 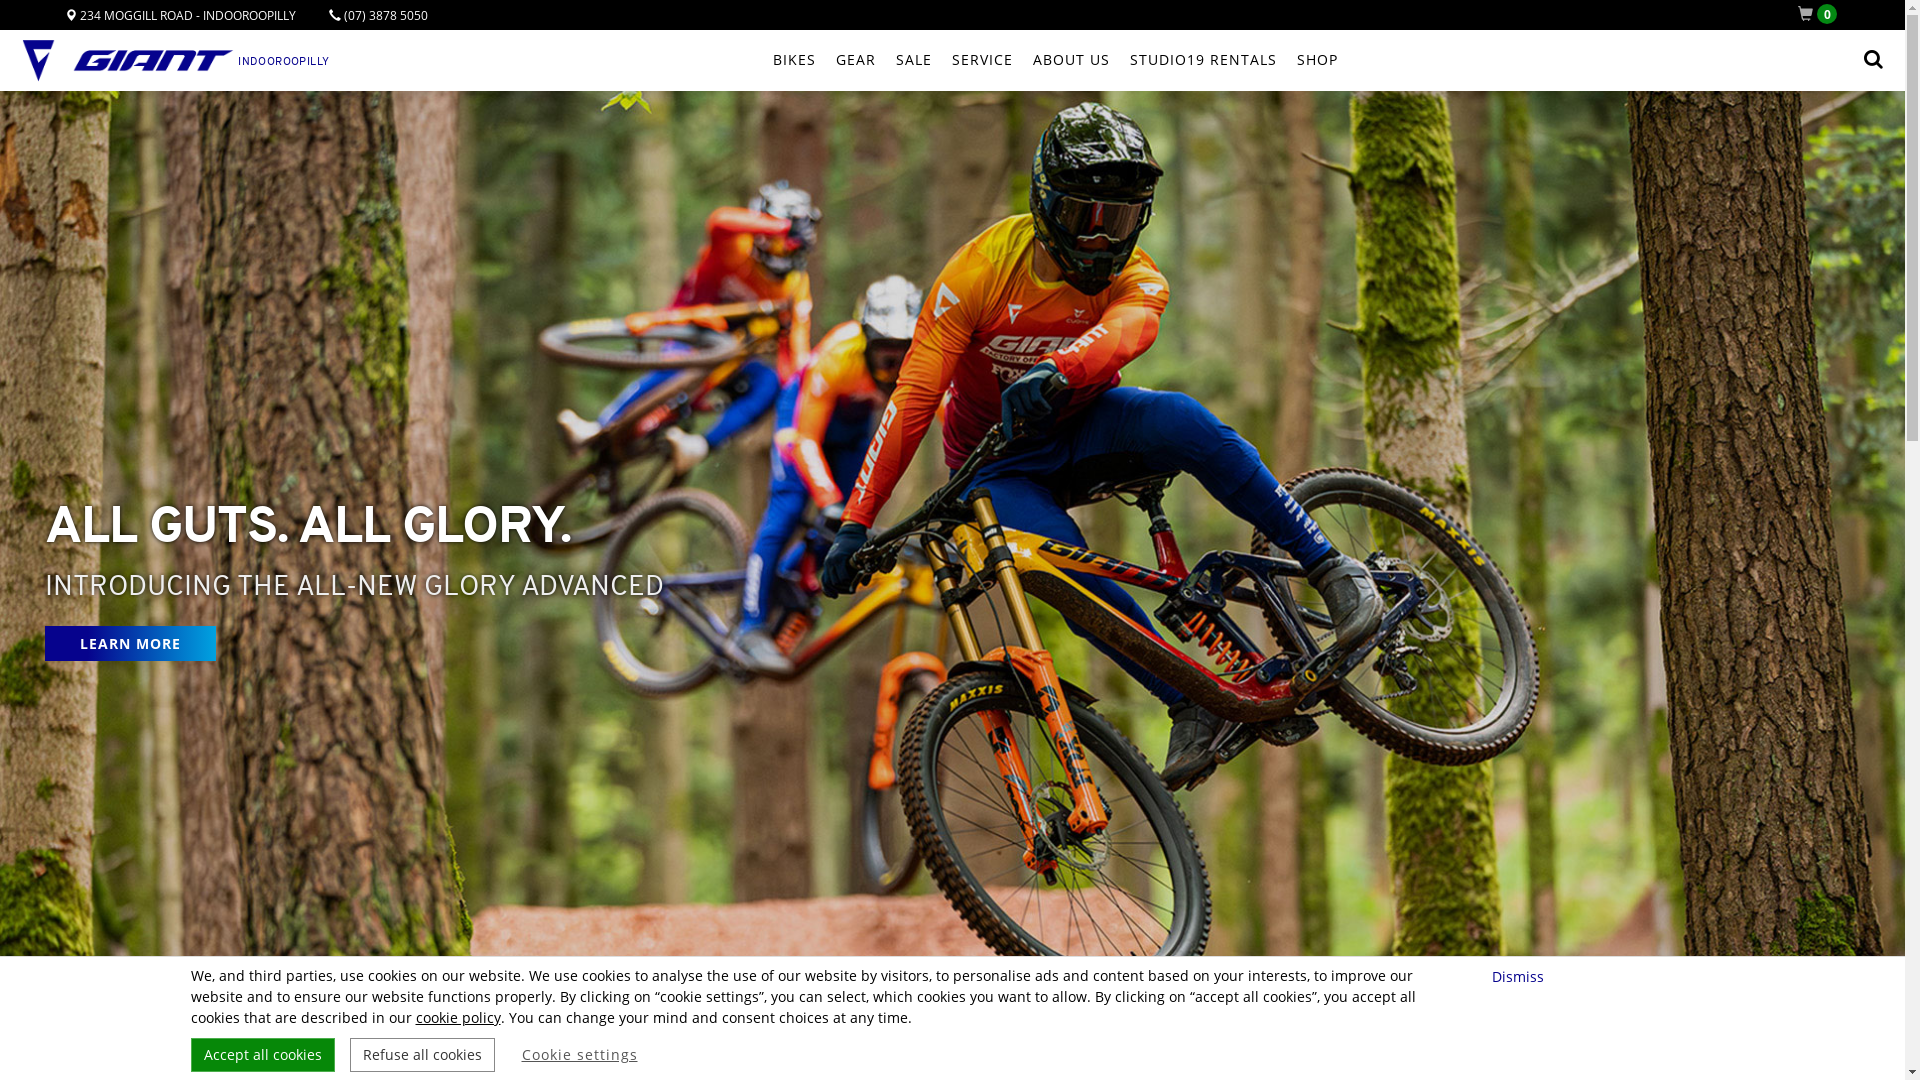 I want to click on 'GEAR', so click(x=855, y=59).